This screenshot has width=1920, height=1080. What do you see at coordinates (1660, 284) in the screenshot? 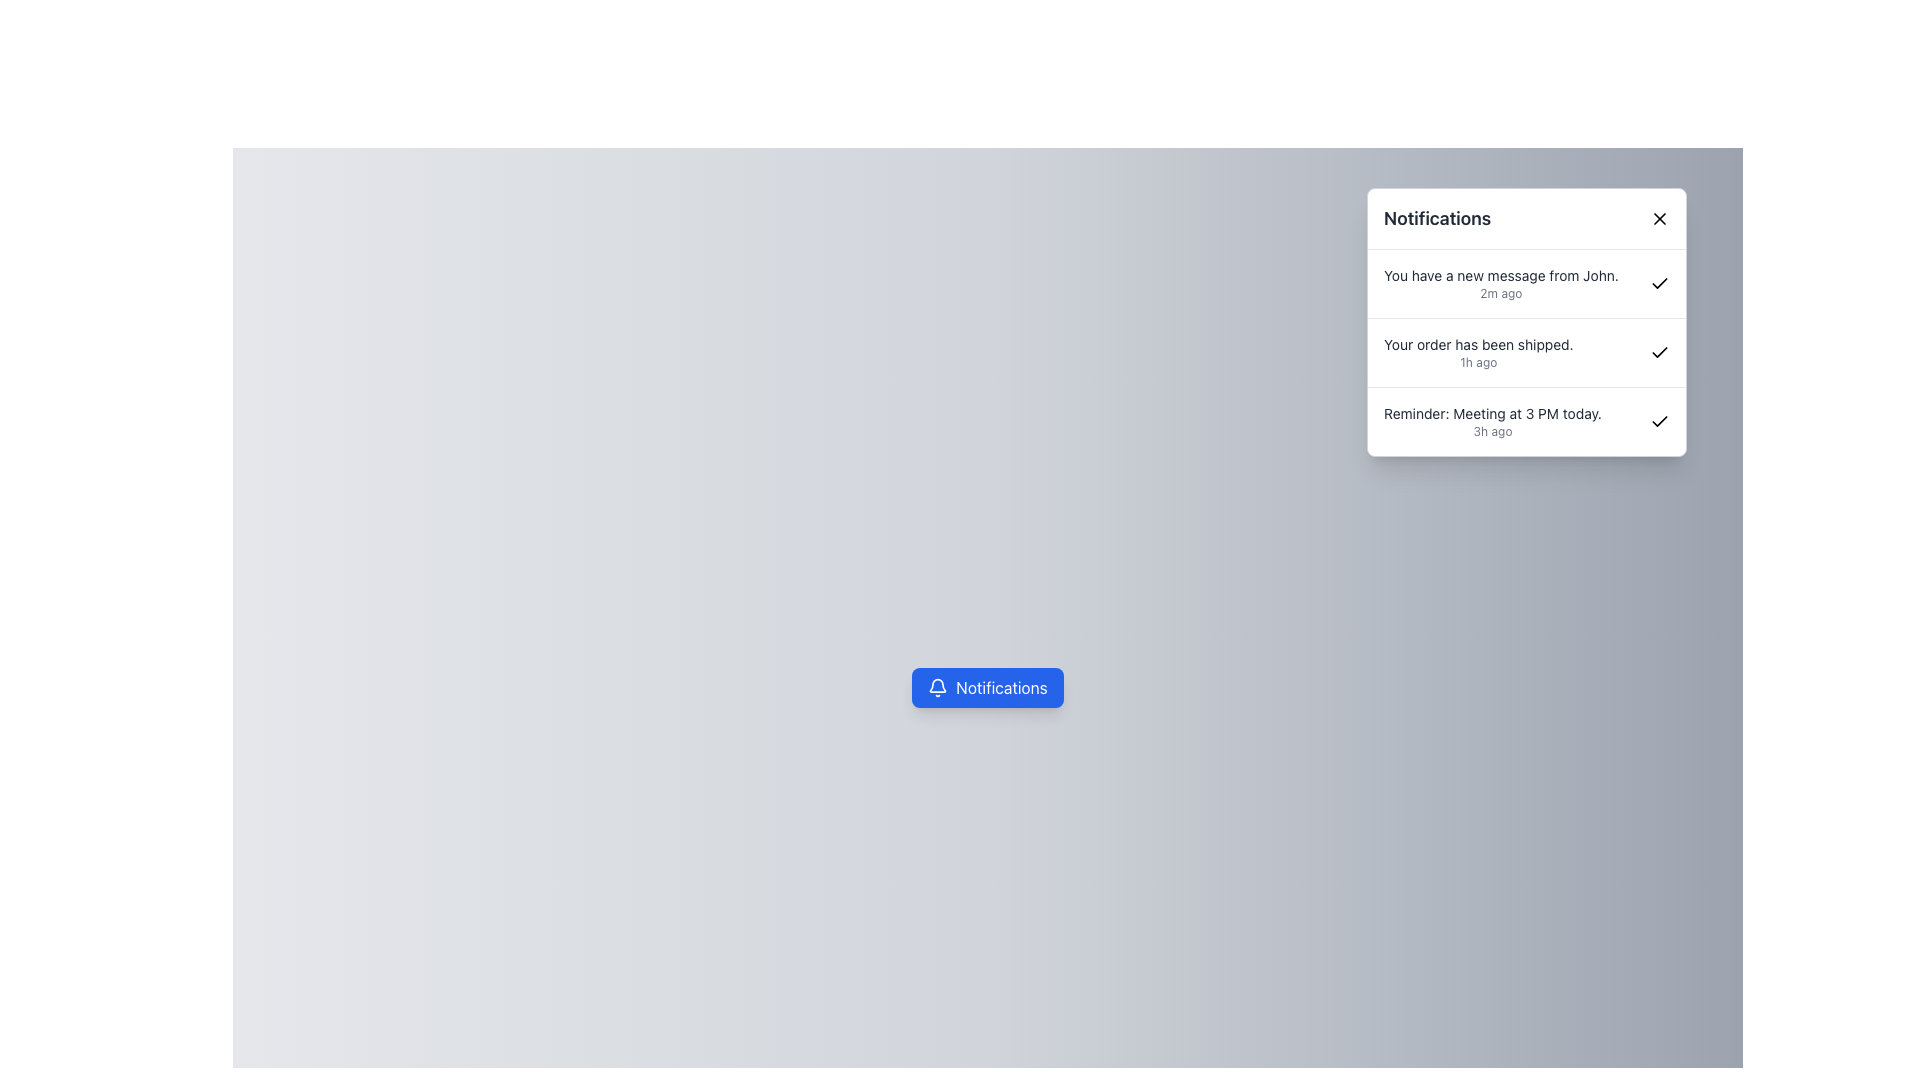
I see `the button in the notification card that marks the notification as read, positioned to the far right of the text 'You have a new message from John.'` at bounding box center [1660, 284].